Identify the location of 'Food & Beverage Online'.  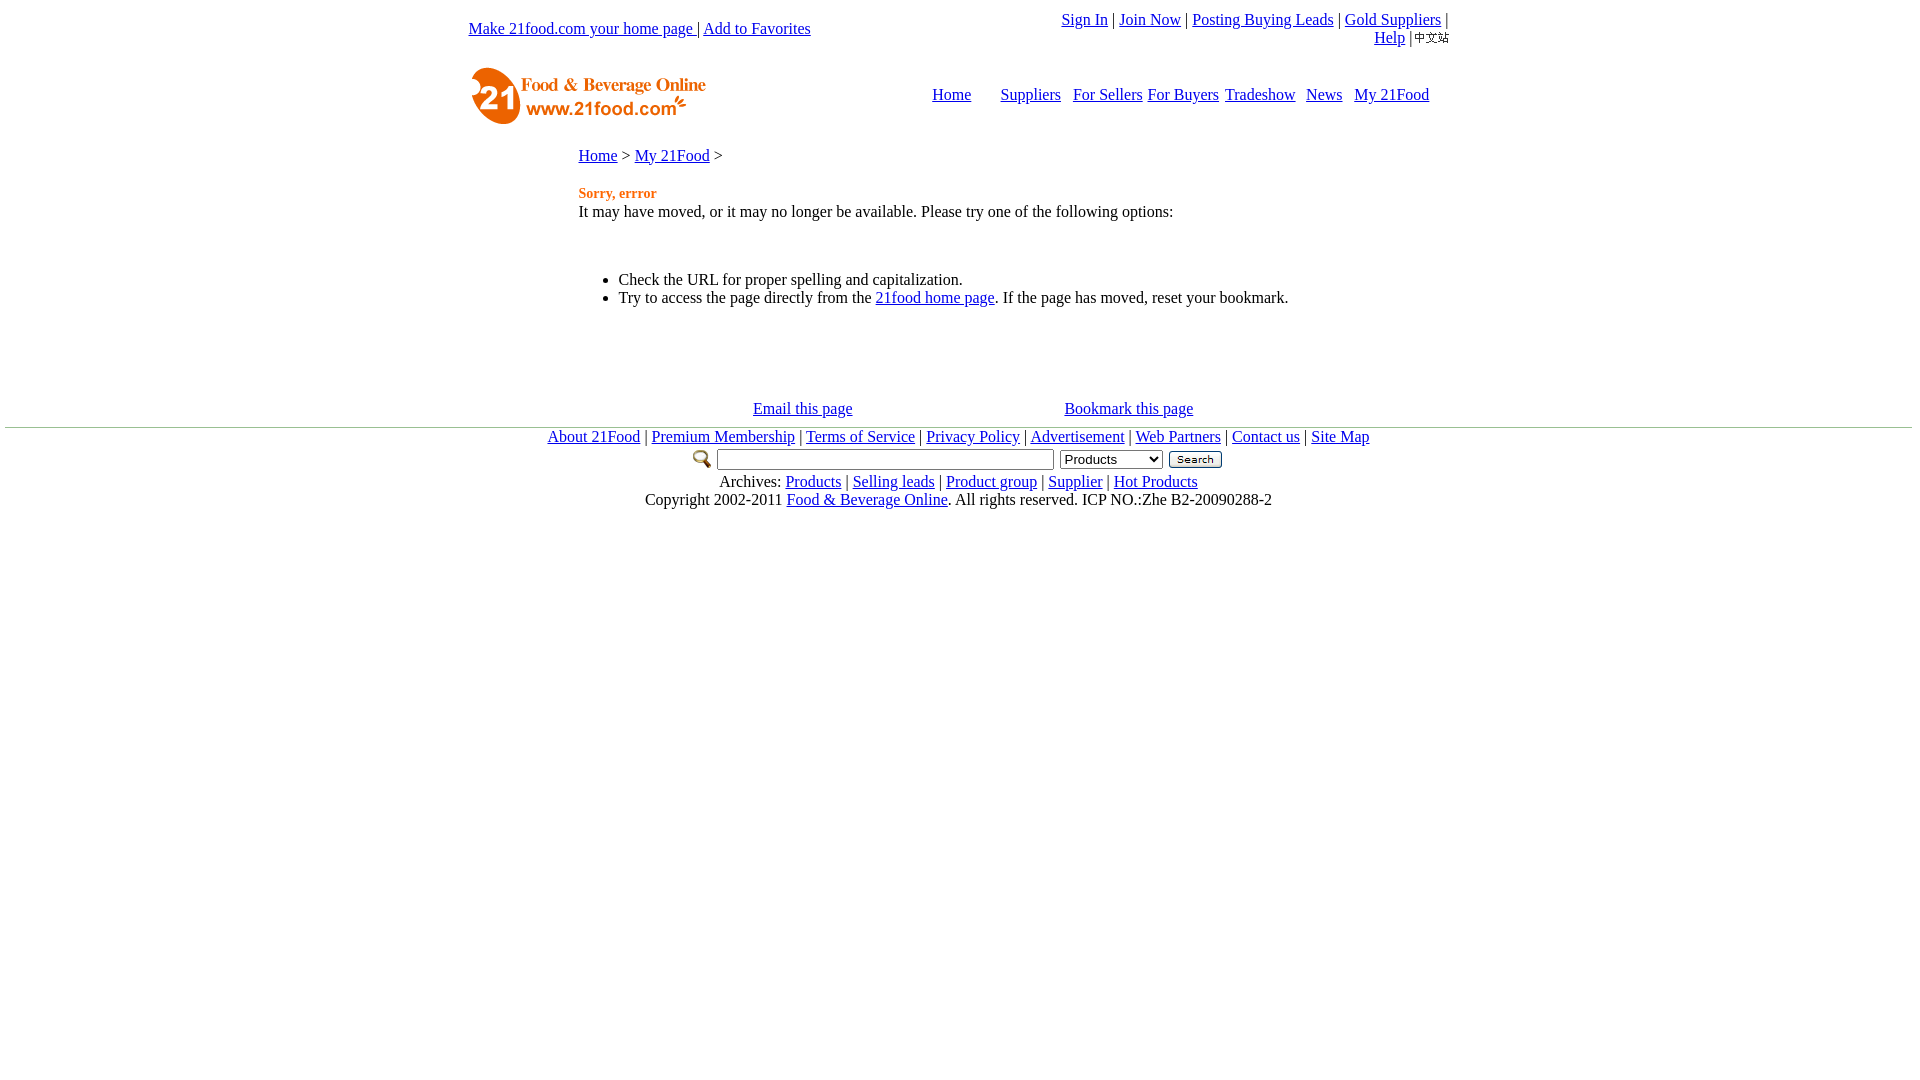
(867, 498).